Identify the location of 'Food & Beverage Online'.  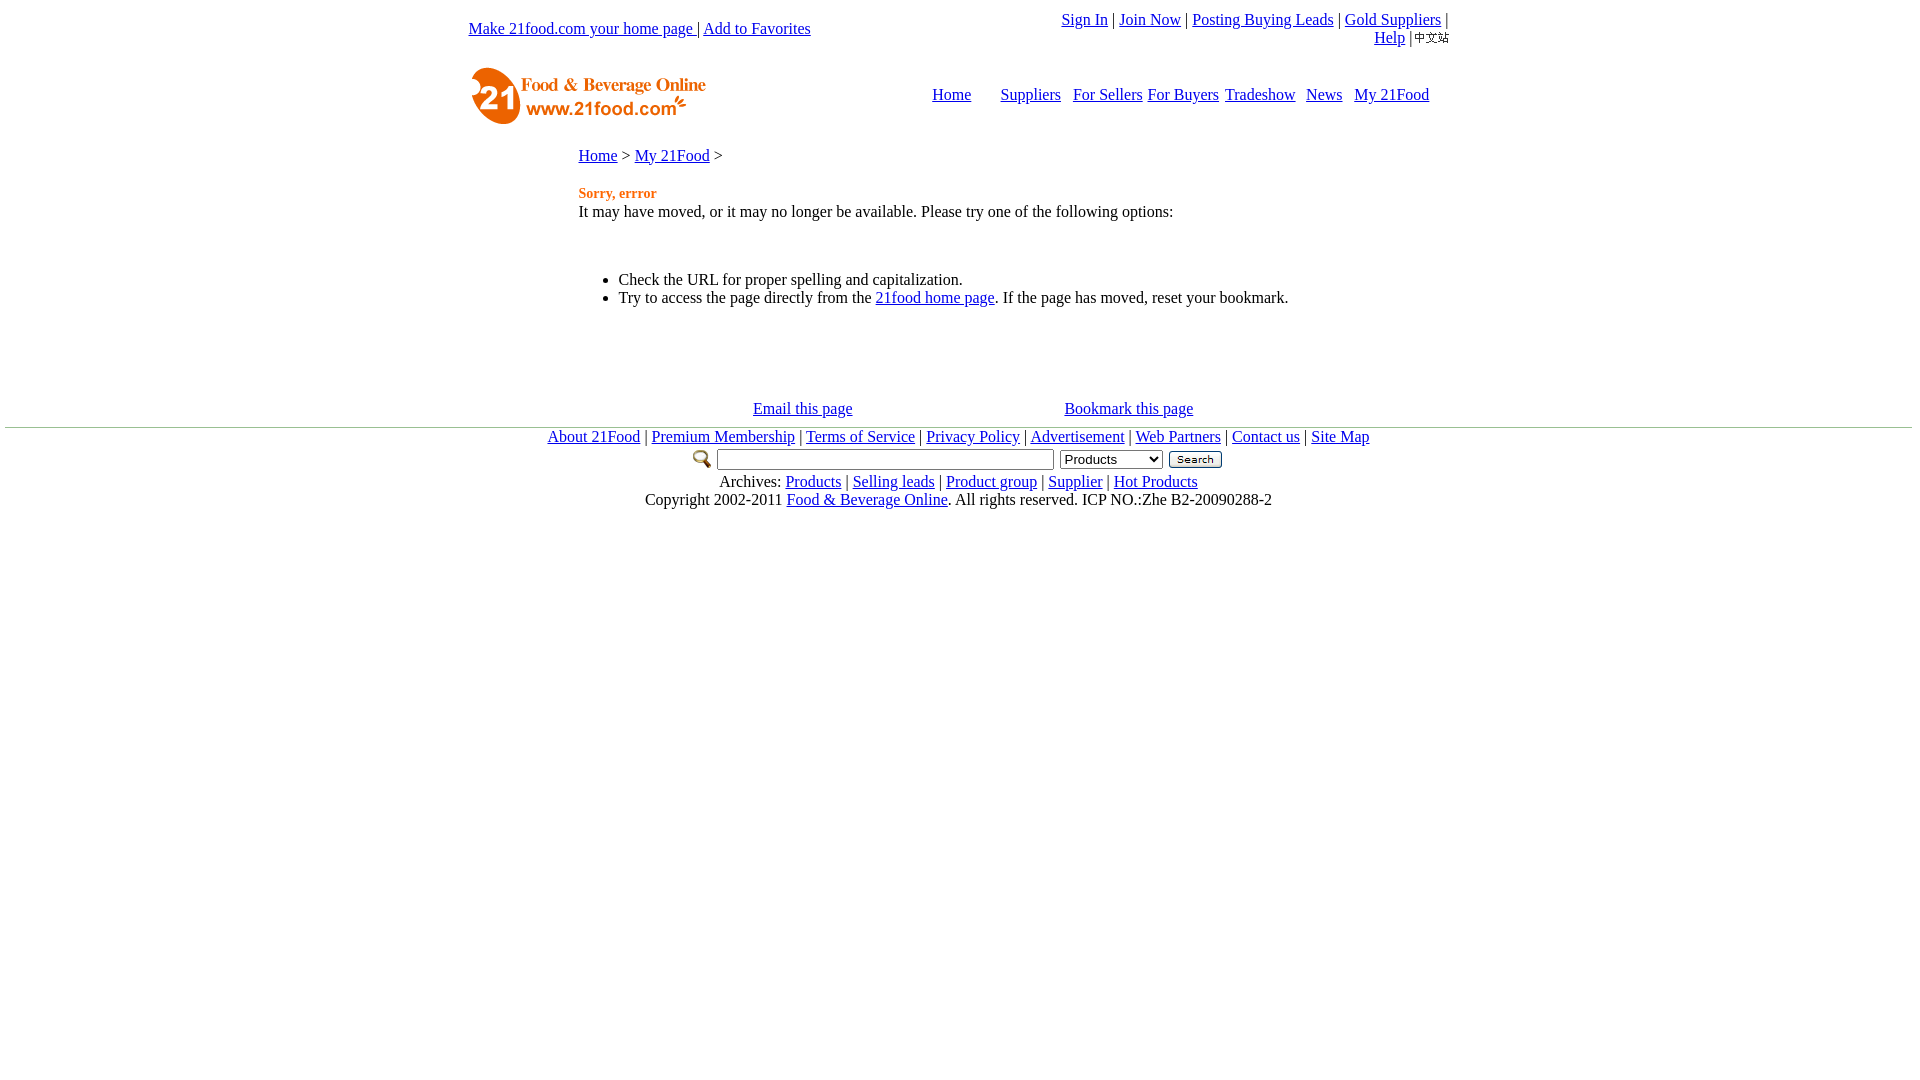
(867, 498).